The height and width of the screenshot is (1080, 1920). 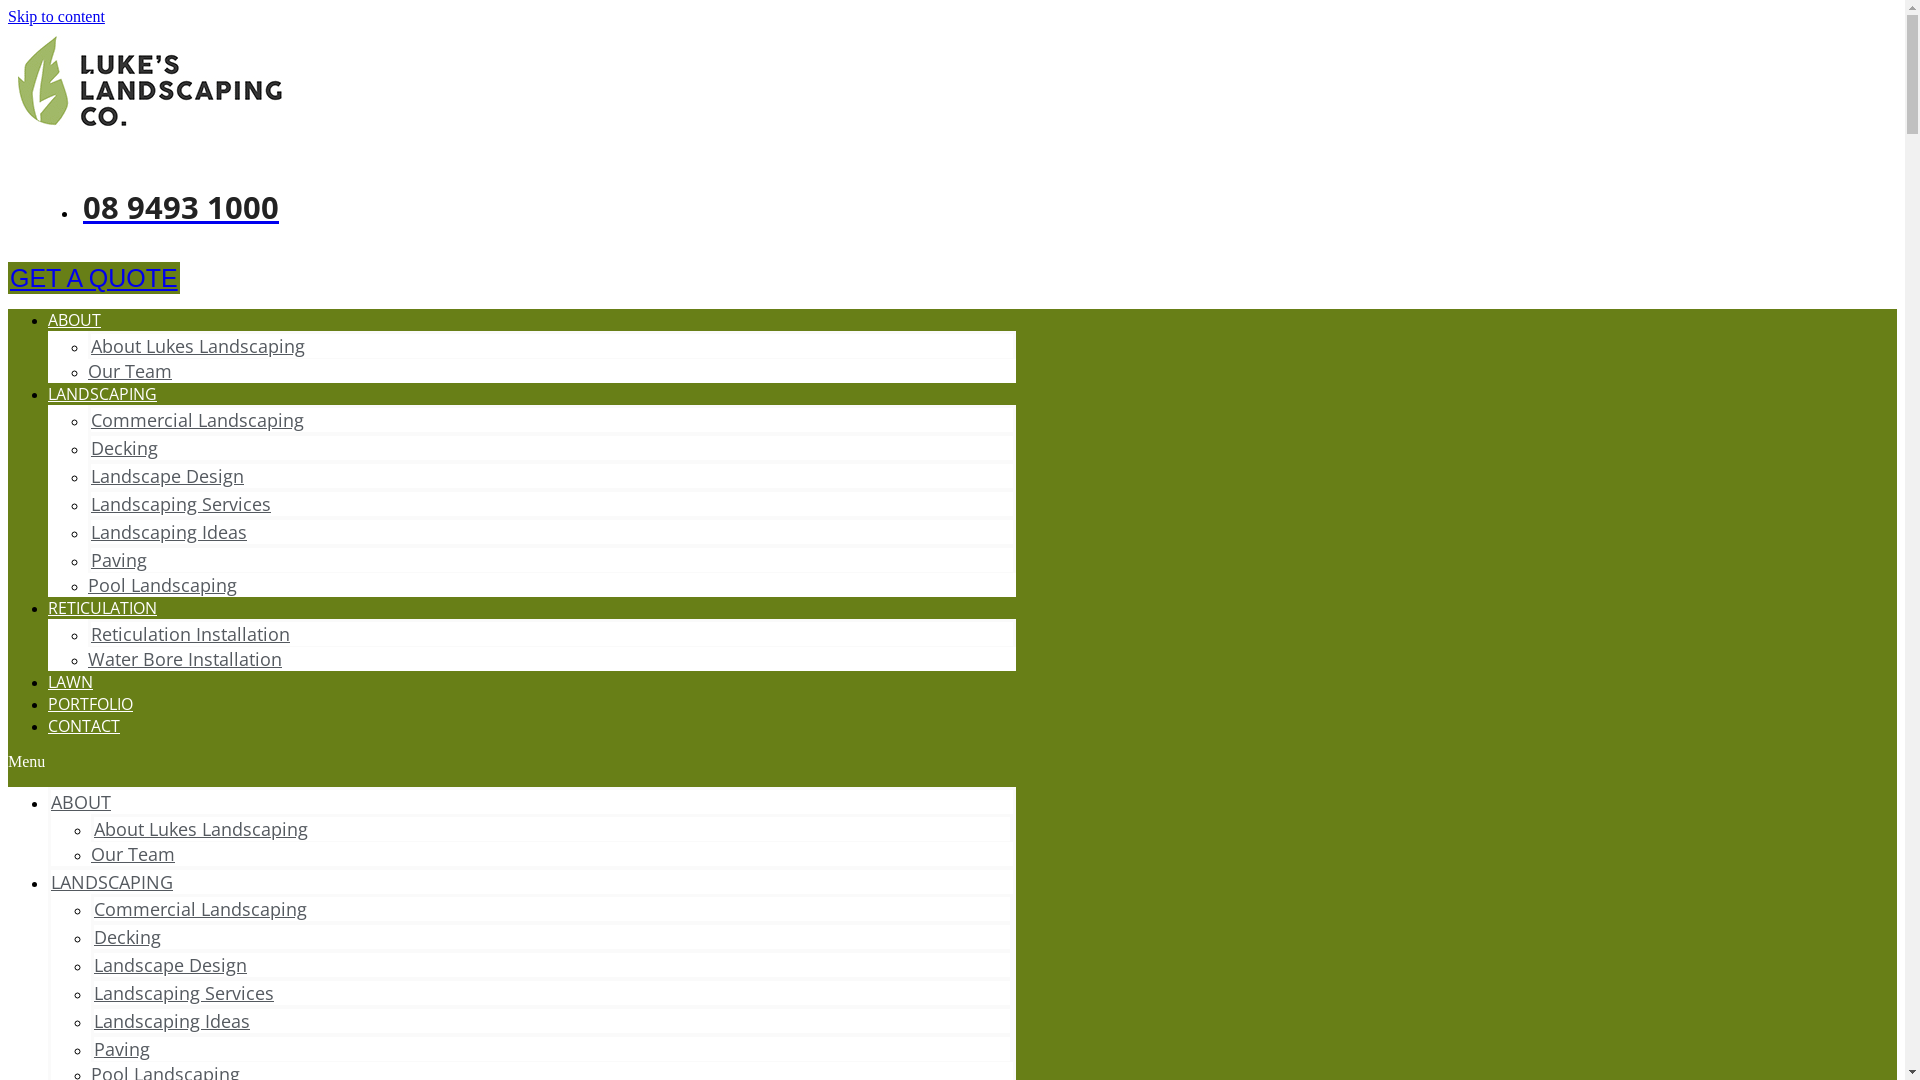 I want to click on 'Our Team', so click(x=128, y=370).